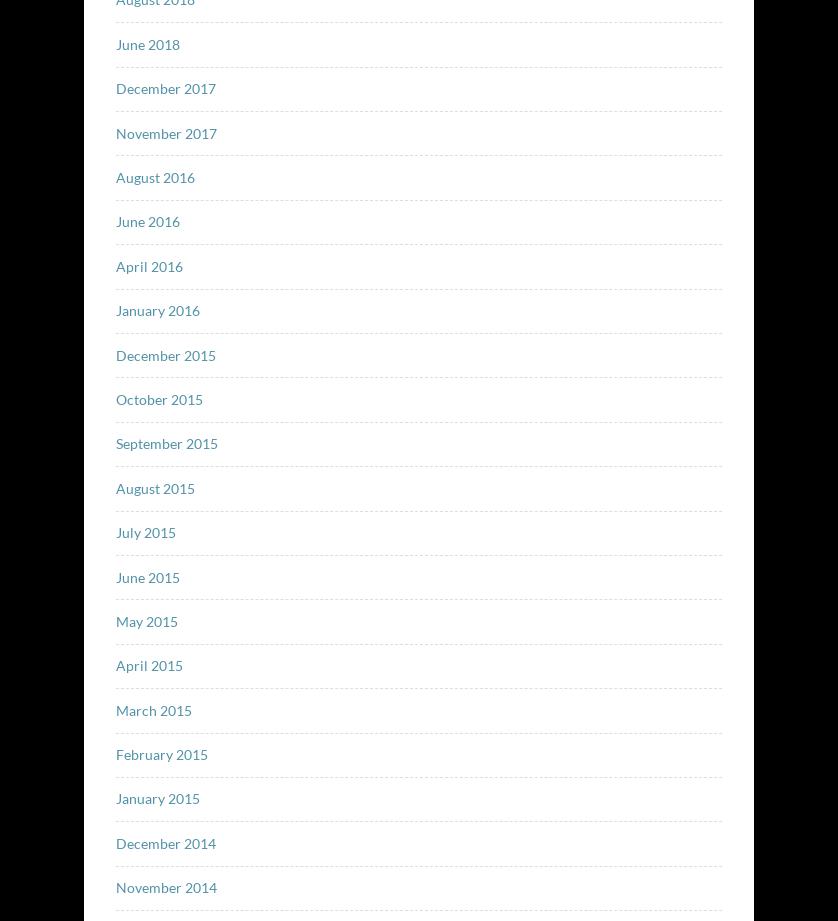 The height and width of the screenshot is (921, 838). Describe the element at coordinates (146, 220) in the screenshot. I see `'June 2016'` at that location.